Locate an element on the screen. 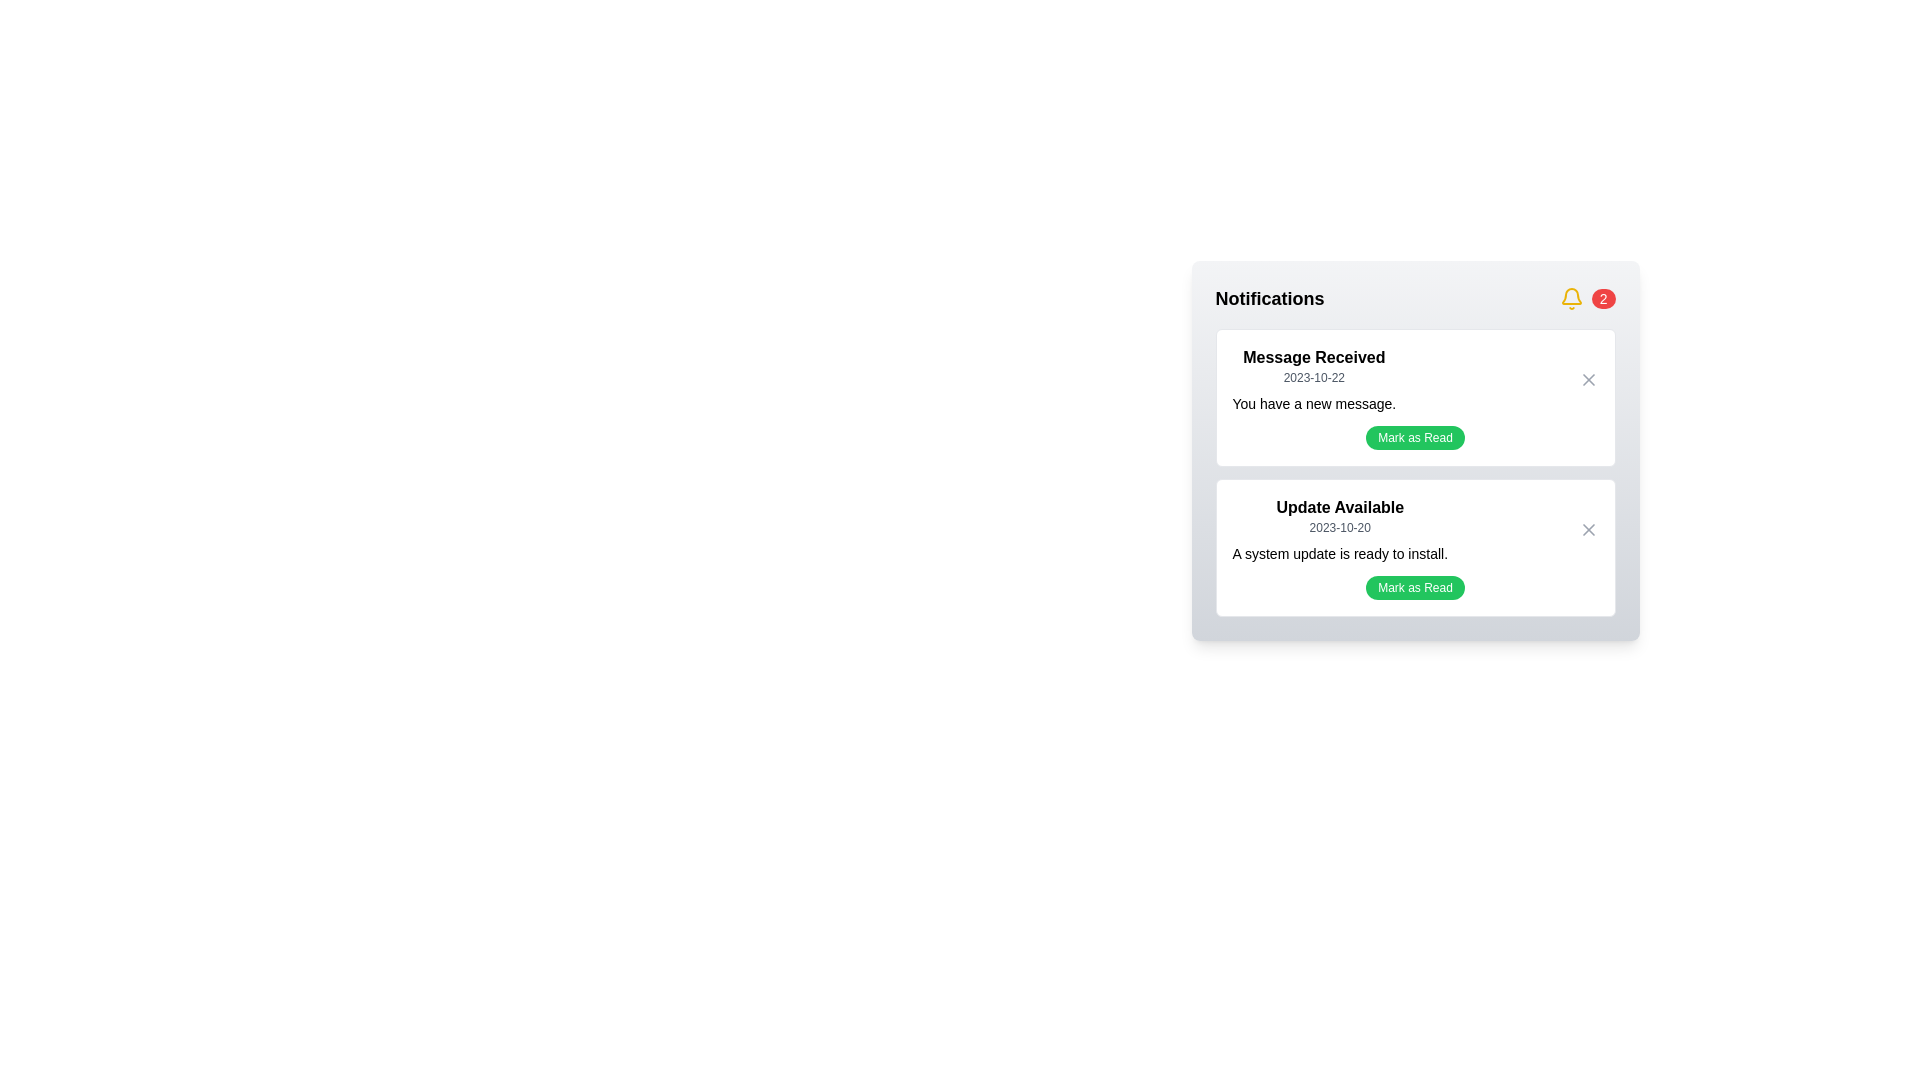 This screenshot has height=1080, width=1920. the close icon in the top-right corner of the 'Message Received' notification card is located at coordinates (1587, 380).